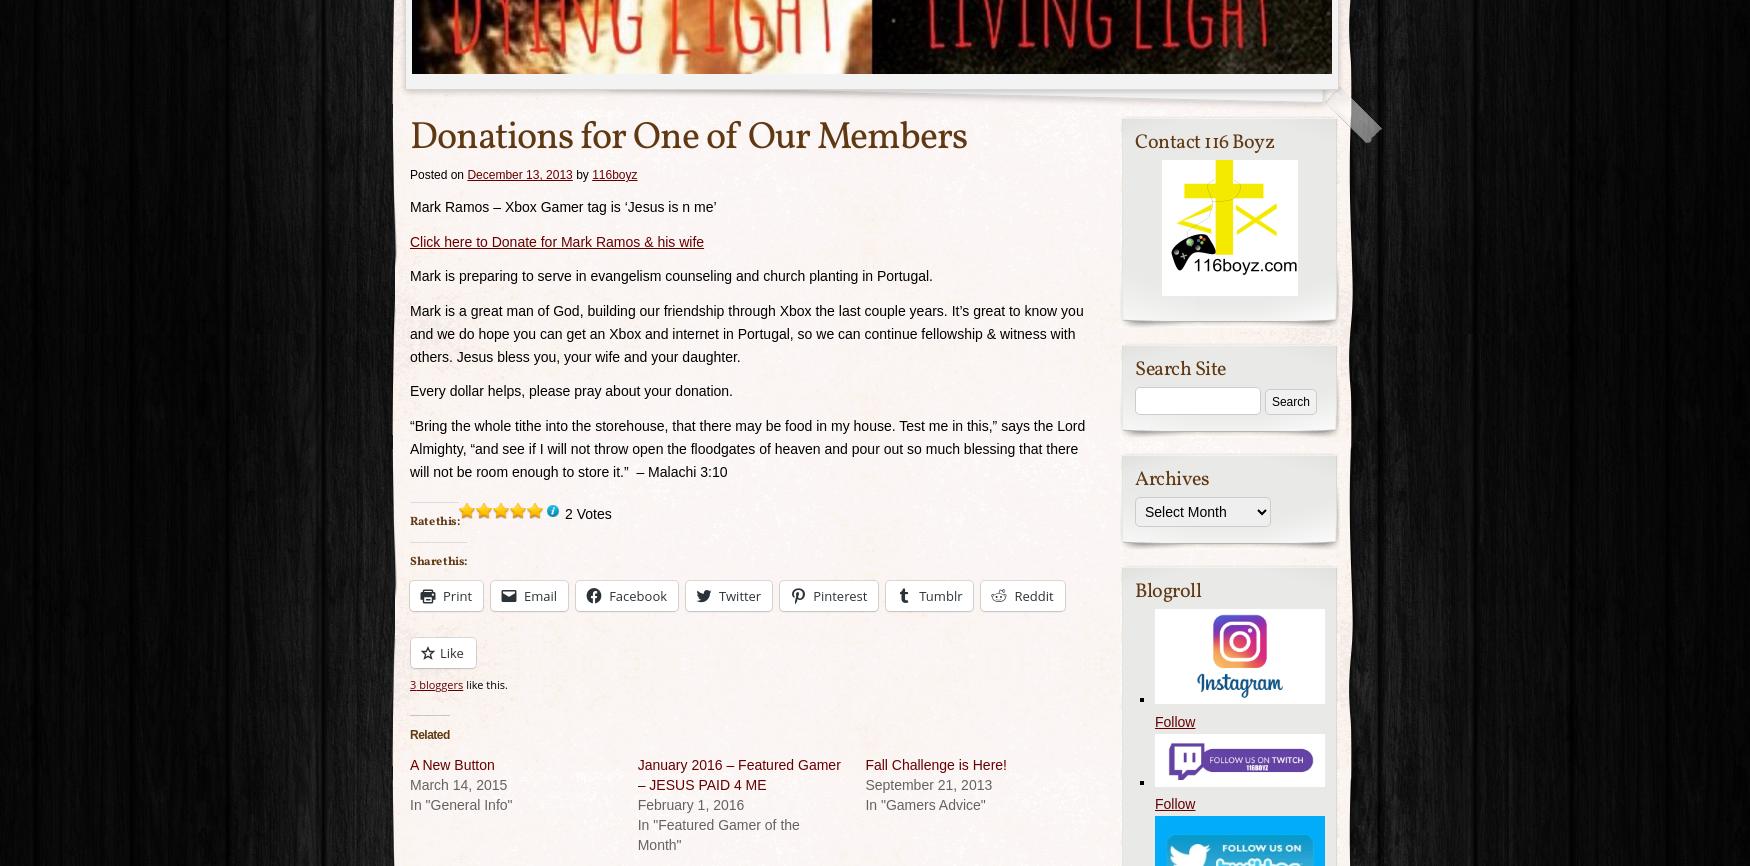 The image size is (1750, 866). Describe the element at coordinates (522, 595) in the screenshot. I see `'Email'` at that location.